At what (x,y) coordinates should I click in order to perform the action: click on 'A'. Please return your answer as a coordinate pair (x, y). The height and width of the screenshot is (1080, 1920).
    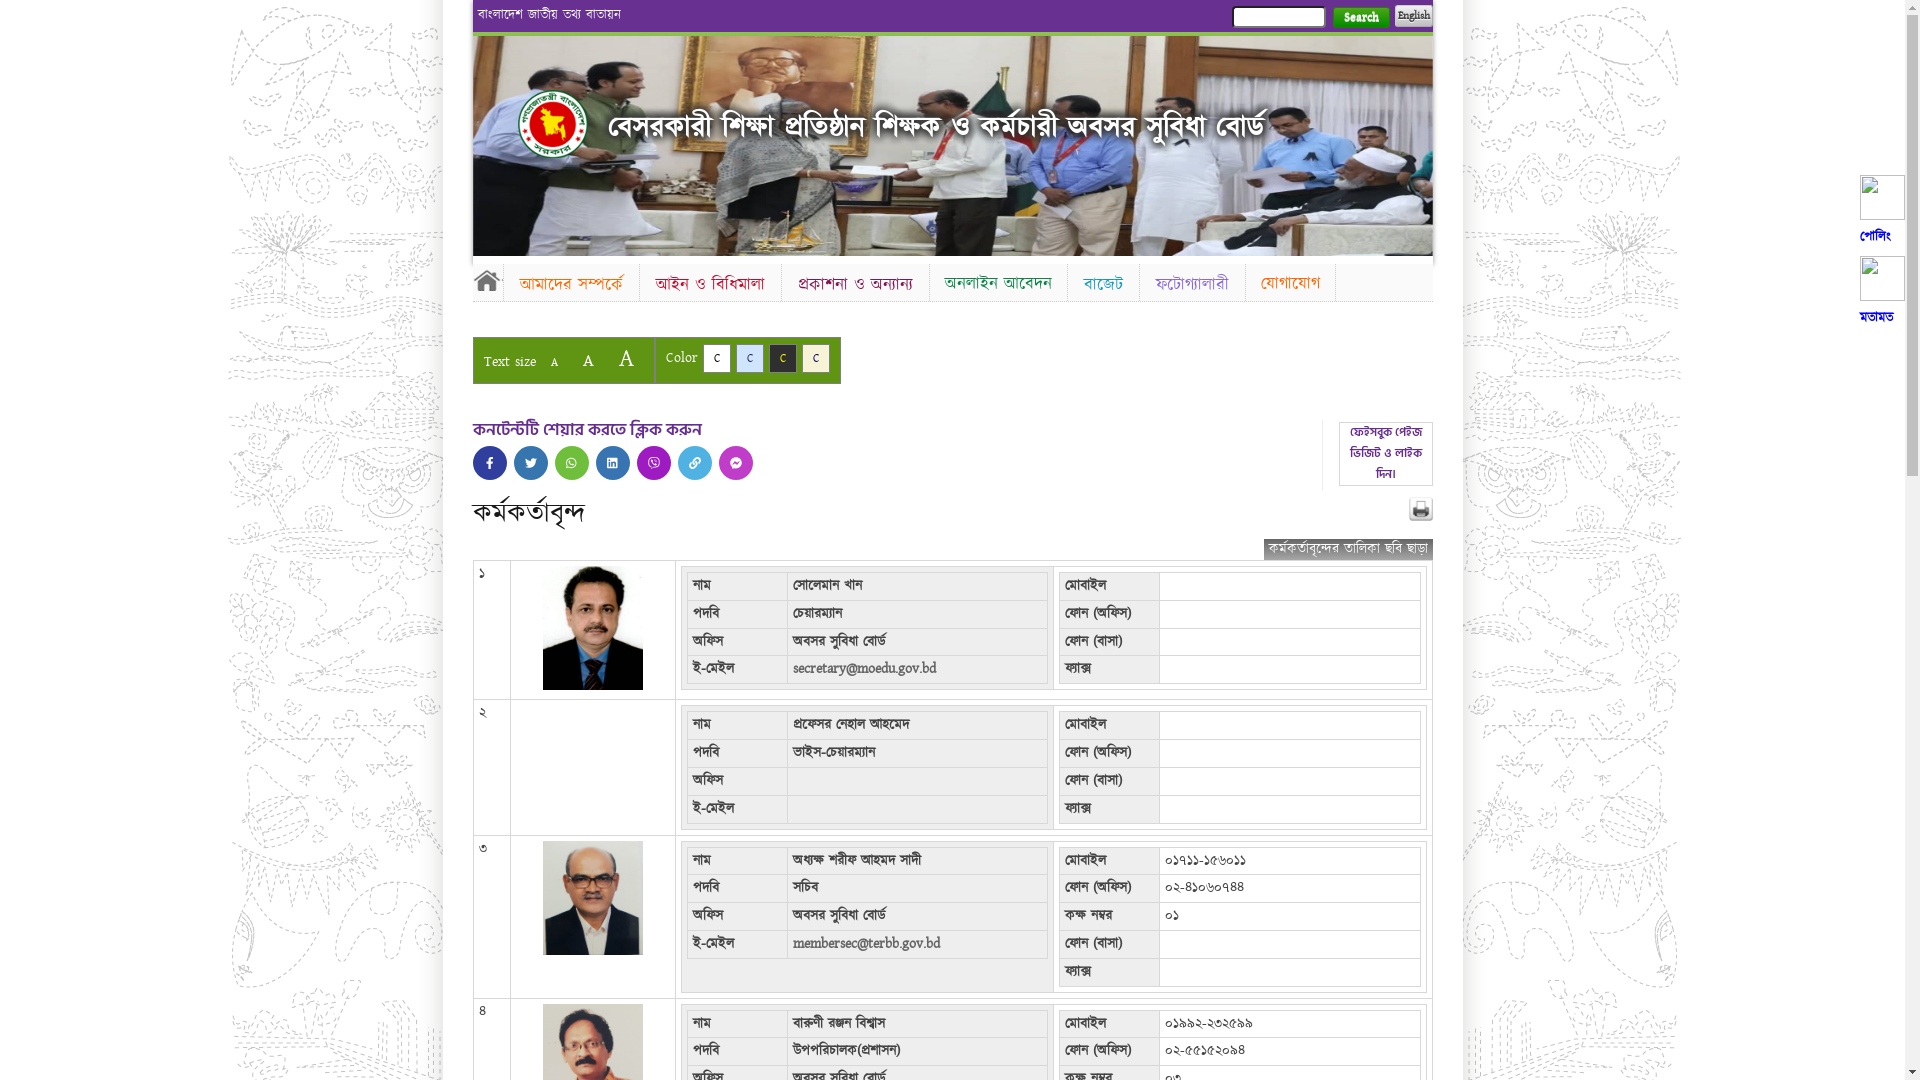
    Looking at the image, I should click on (586, 360).